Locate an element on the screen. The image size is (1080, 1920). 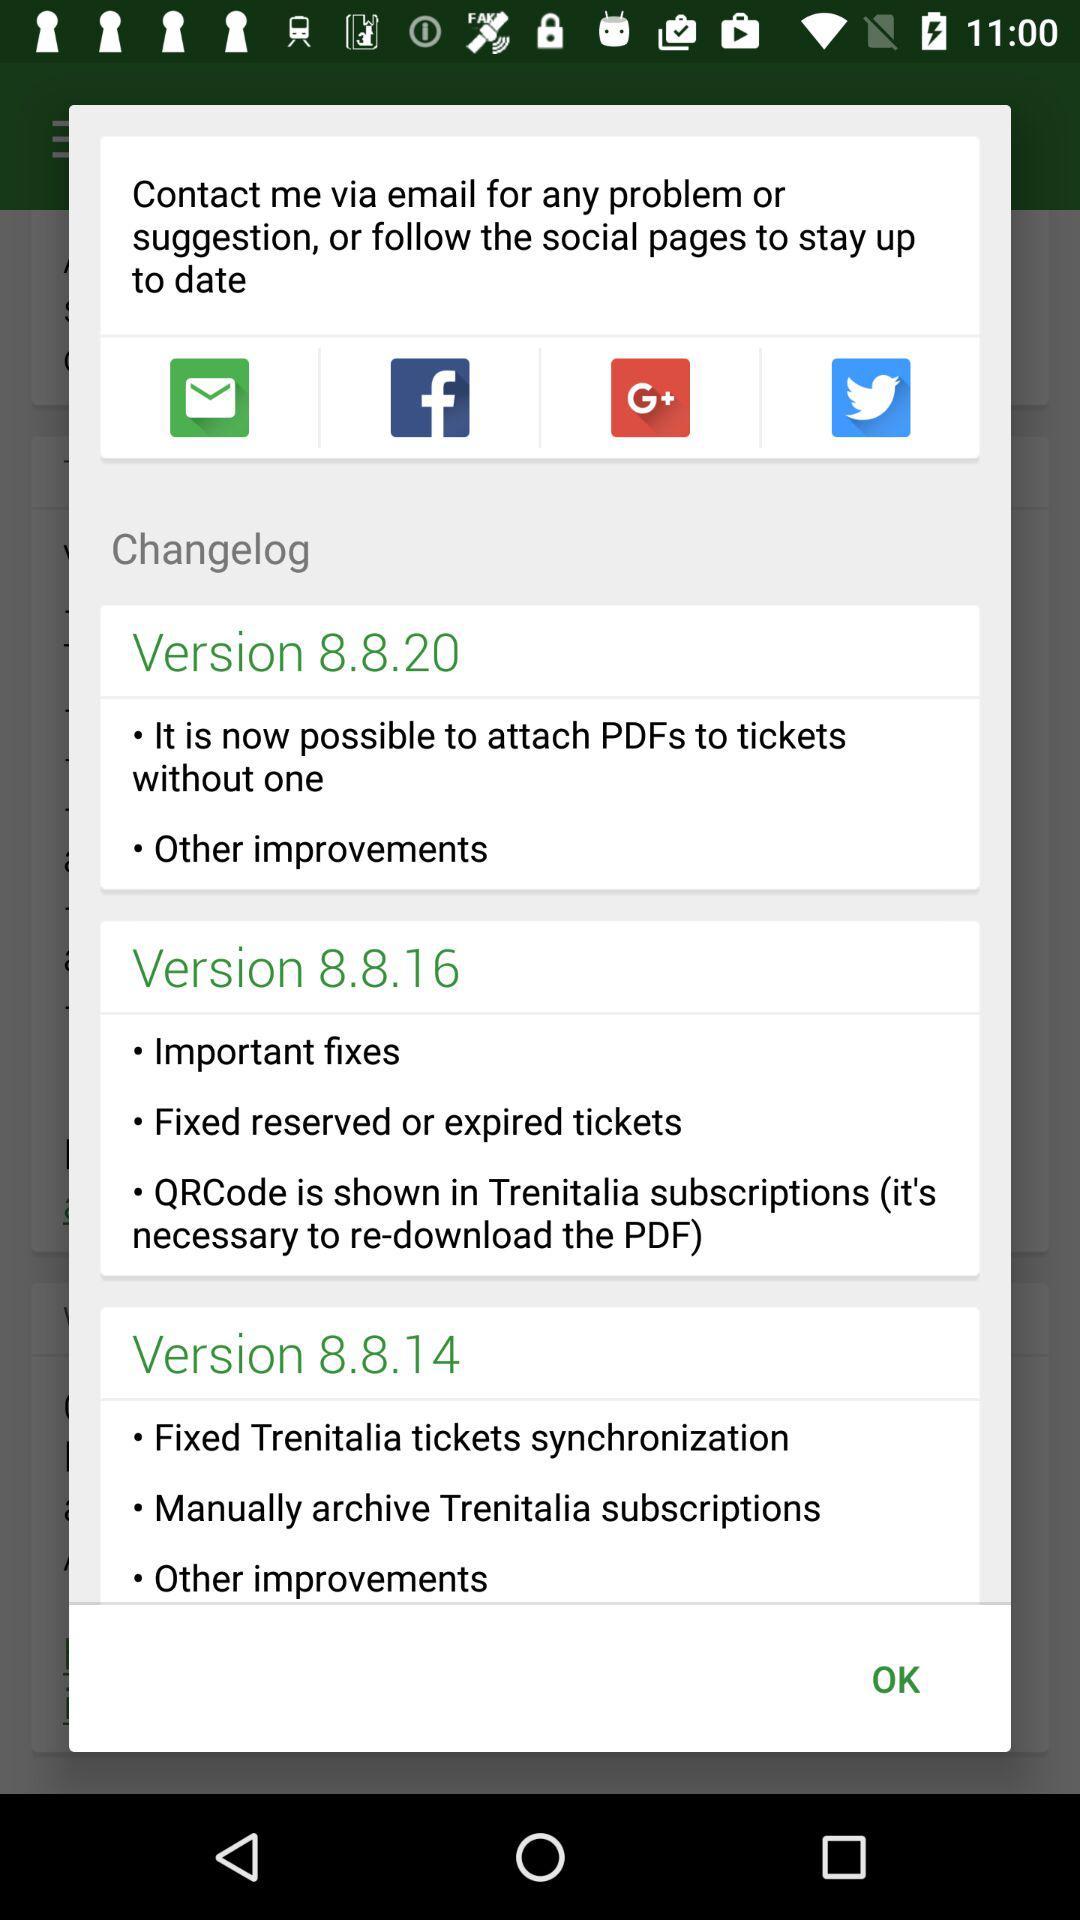
icon at the bottom right corner is located at coordinates (894, 1678).